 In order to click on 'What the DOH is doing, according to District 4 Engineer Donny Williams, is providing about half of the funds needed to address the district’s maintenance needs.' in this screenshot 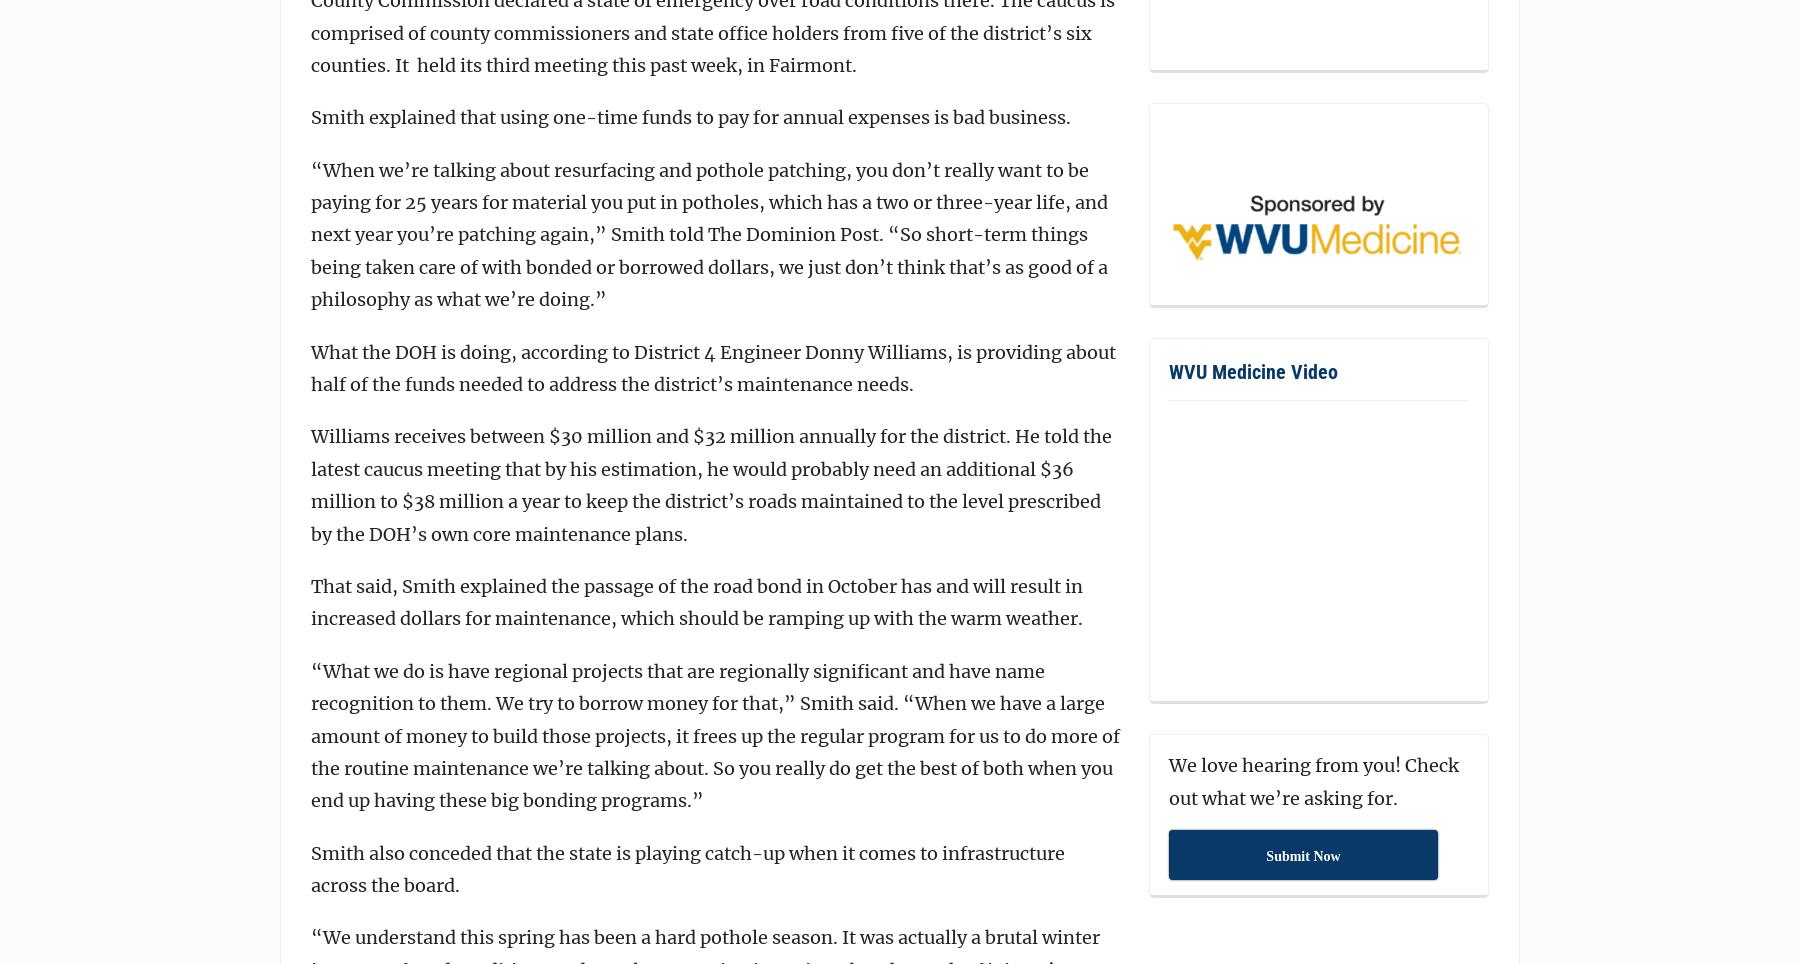, I will do `click(310, 367)`.